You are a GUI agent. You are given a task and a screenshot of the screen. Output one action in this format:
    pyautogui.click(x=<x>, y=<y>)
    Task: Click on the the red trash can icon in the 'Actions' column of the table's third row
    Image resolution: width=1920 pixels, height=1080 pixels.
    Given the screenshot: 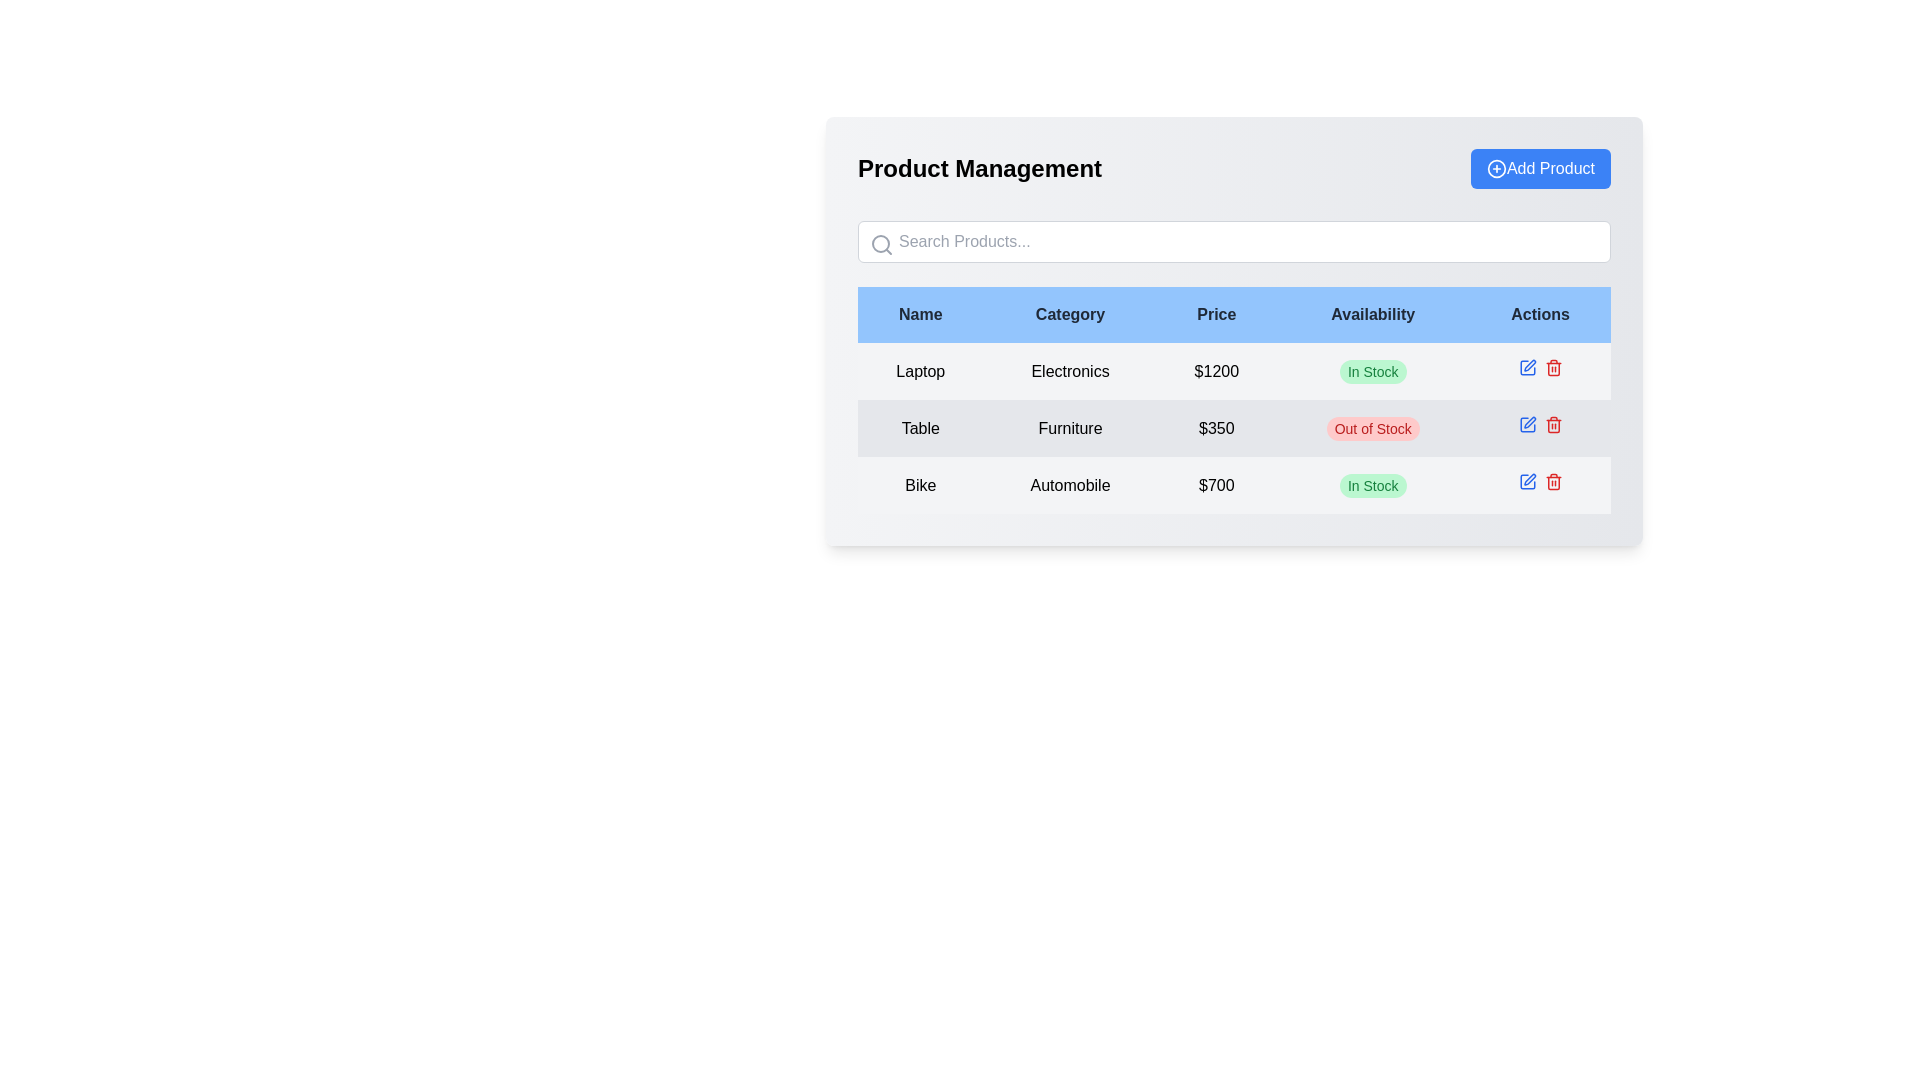 What is the action you would take?
    pyautogui.click(x=1552, y=482)
    